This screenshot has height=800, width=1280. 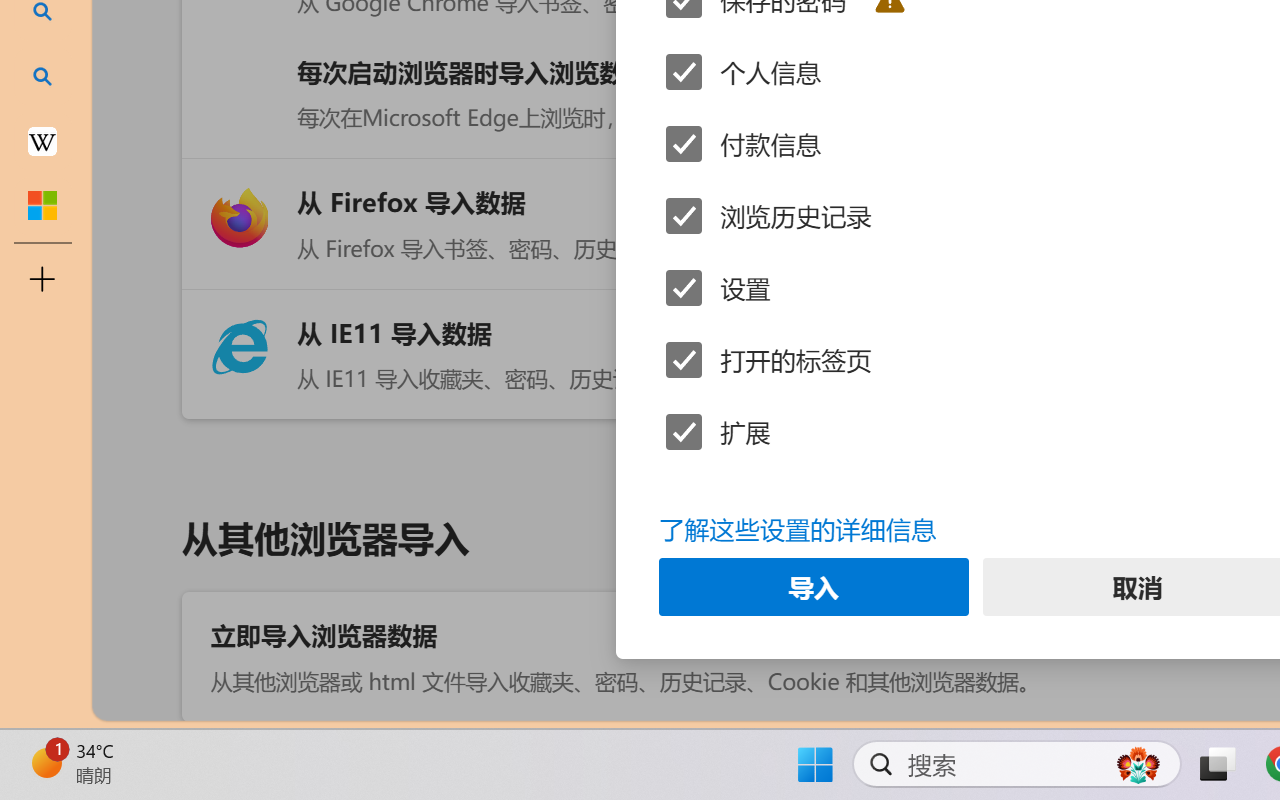 What do you see at coordinates (42, 140) in the screenshot?
I see `'Earth - Wikipedia'` at bounding box center [42, 140].